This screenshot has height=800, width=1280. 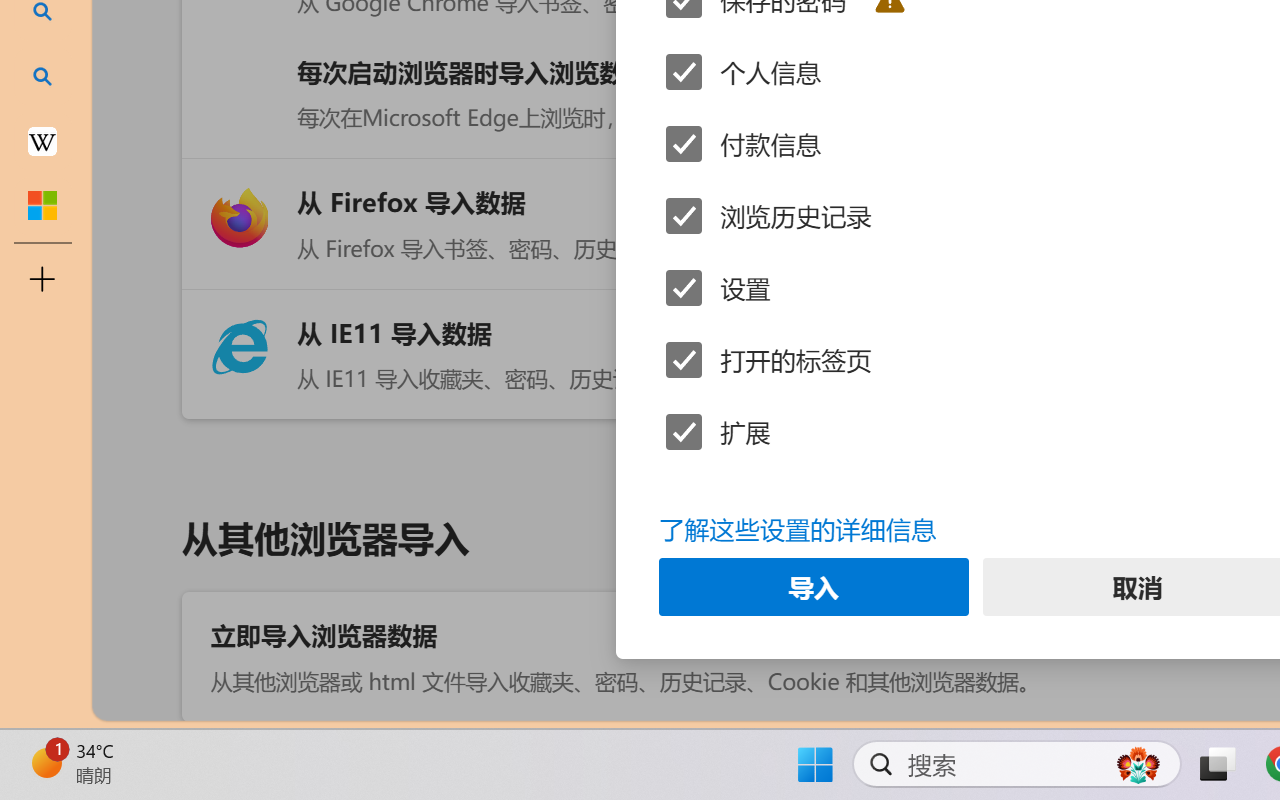 What do you see at coordinates (42, 140) in the screenshot?
I see `'Earth - Wikipedia'` at bounding box center [42, 140].